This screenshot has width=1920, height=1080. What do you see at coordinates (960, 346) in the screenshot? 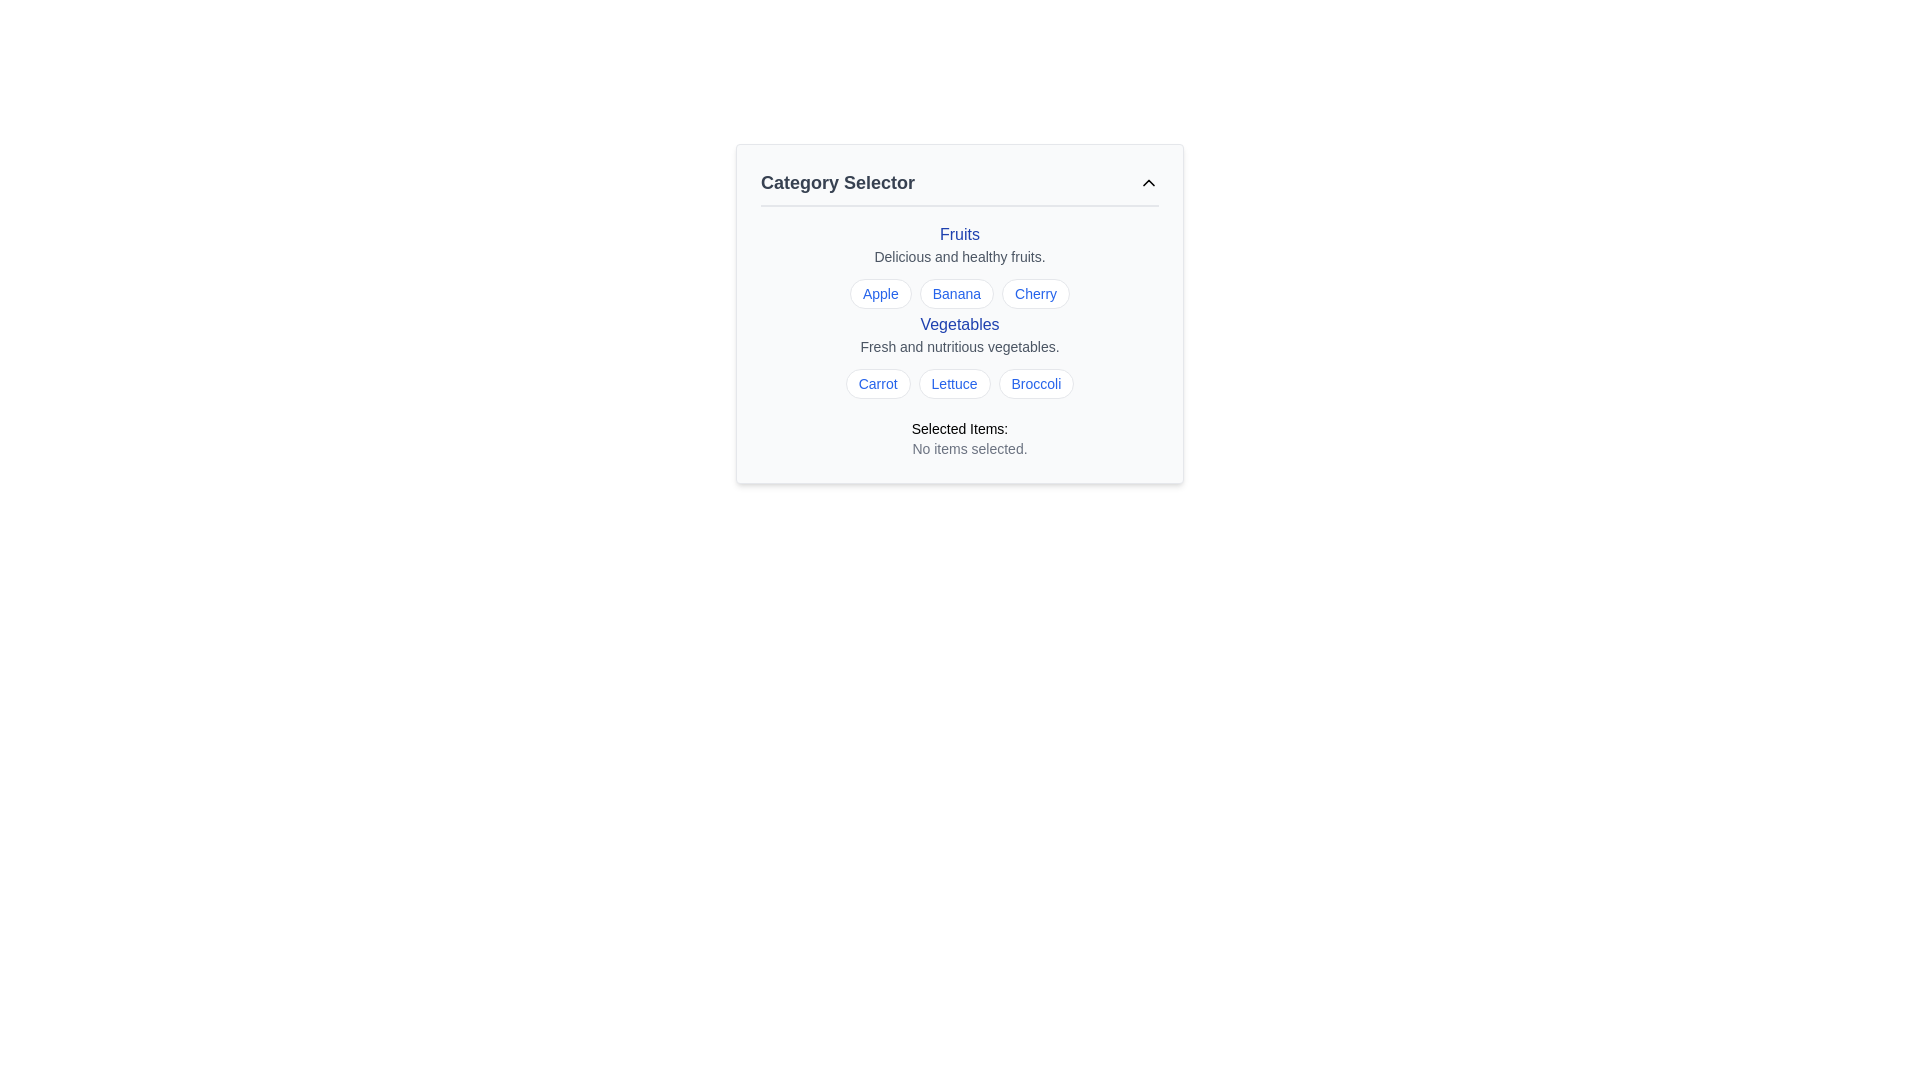
I see `the informational text label describing the 'Vegetables' category, which is located below the 'Vegetables' title and above the options 'Carrot', 'Lettuce', and 'Broccoli'` at bounding box center [960, 346].